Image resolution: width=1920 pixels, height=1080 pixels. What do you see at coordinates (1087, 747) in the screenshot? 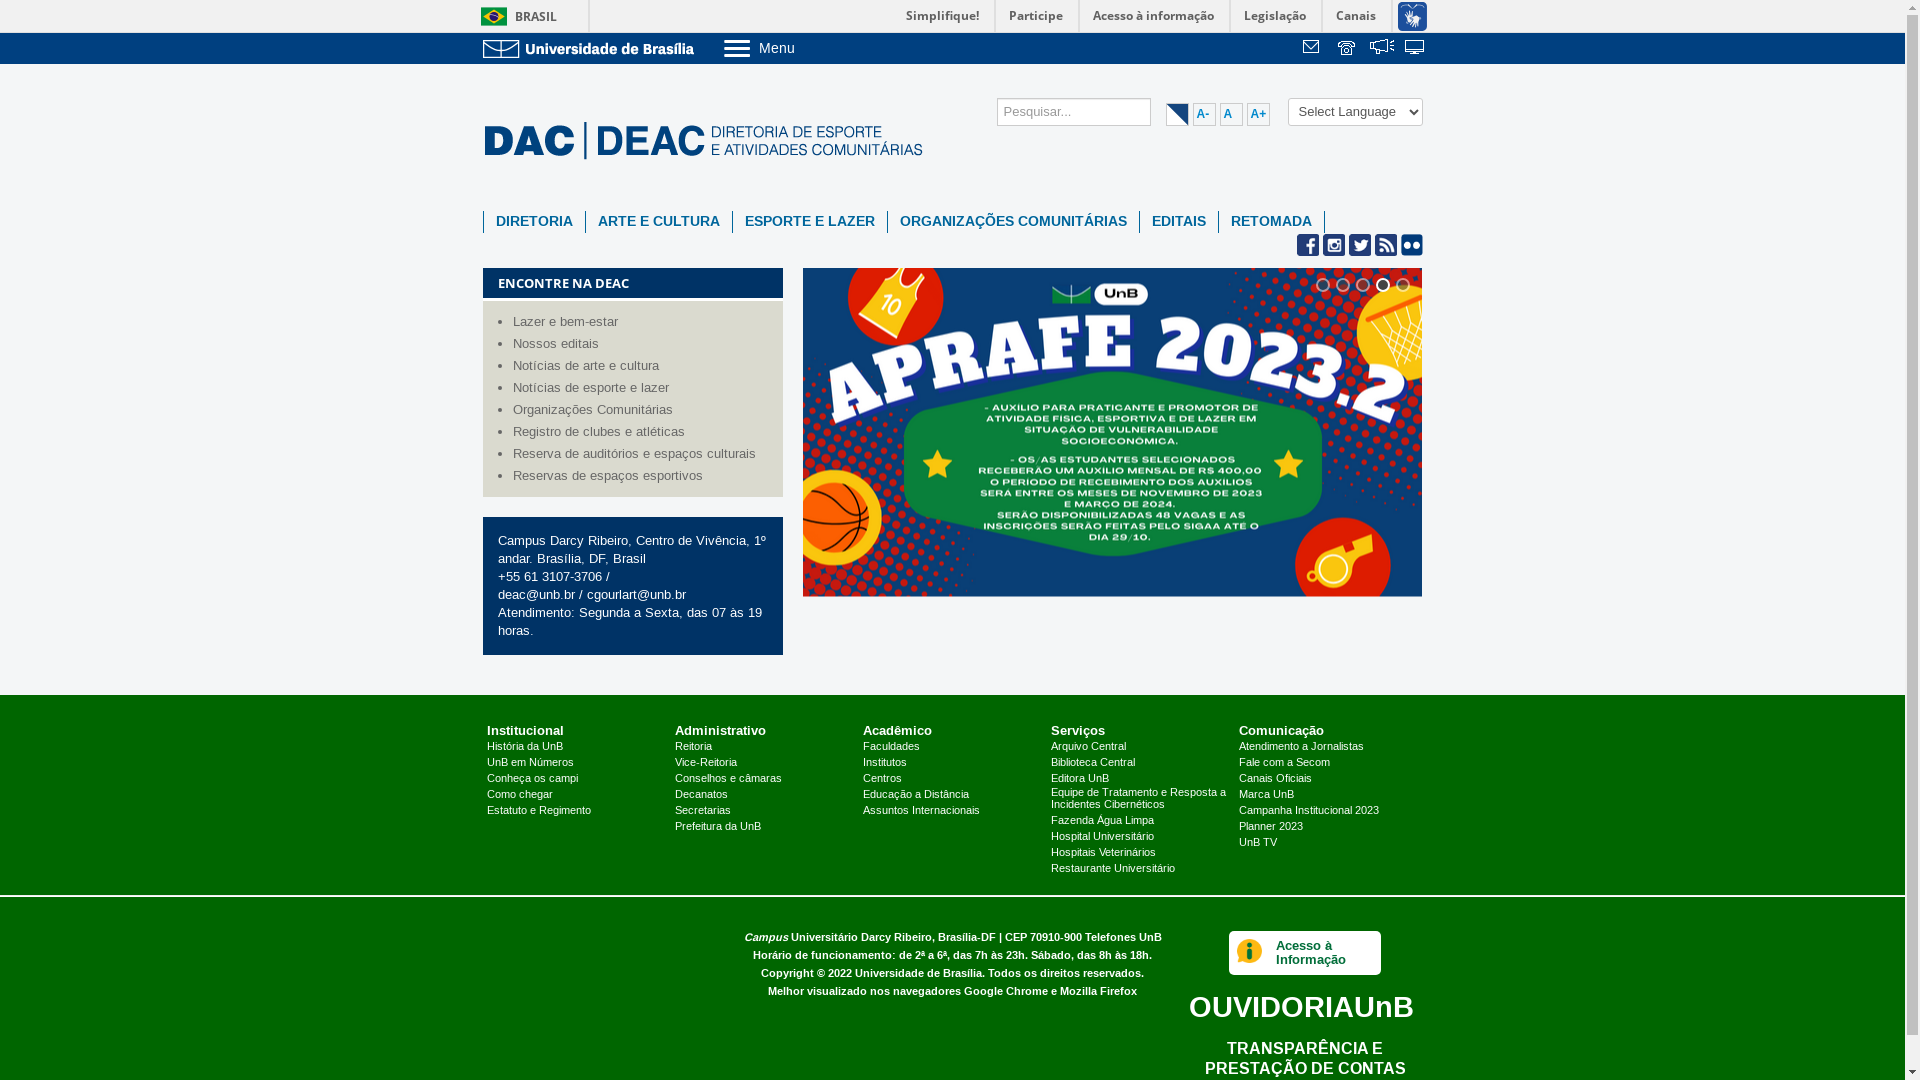
I see `'Arquivo Central'` at bounding box center [1087, 747].